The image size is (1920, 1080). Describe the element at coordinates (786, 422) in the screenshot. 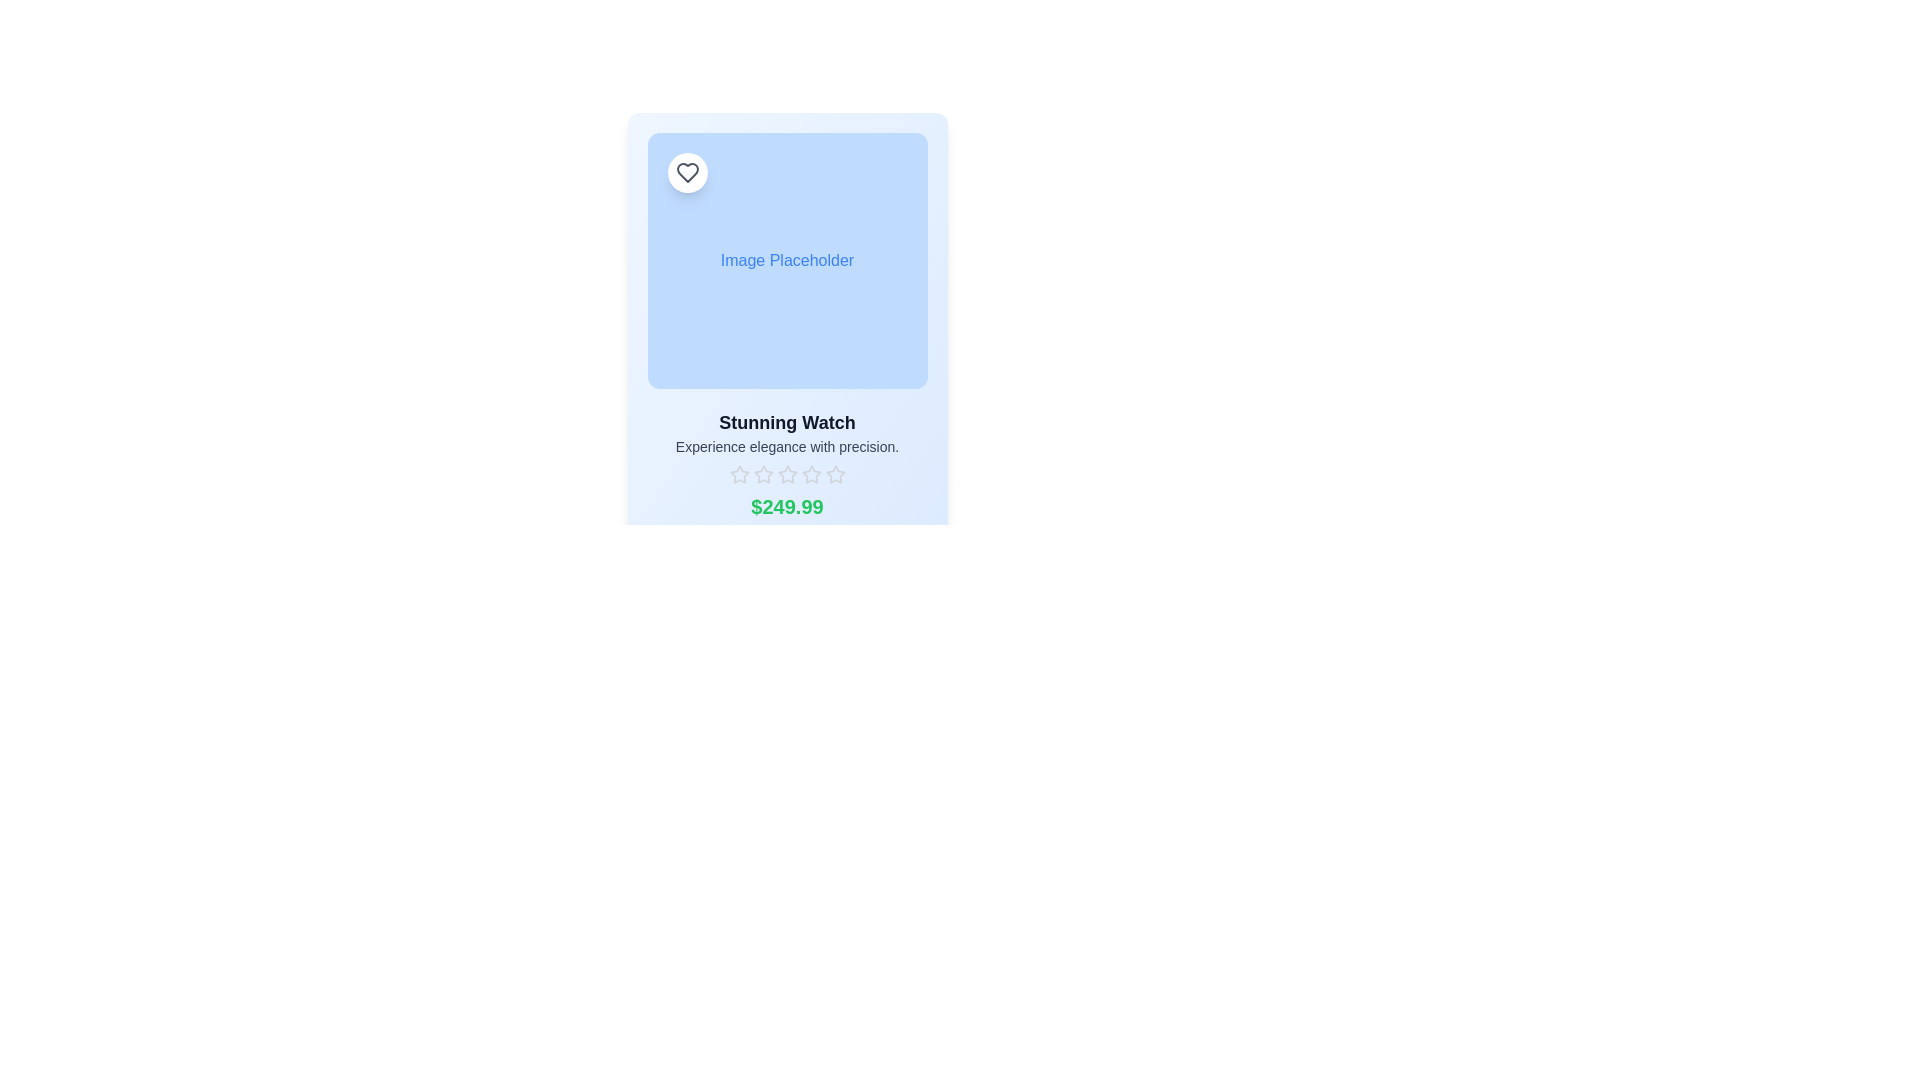

I see `title text 'Stunning Watch' which is centrally positioned above the description text within the product's card layout` at that location.